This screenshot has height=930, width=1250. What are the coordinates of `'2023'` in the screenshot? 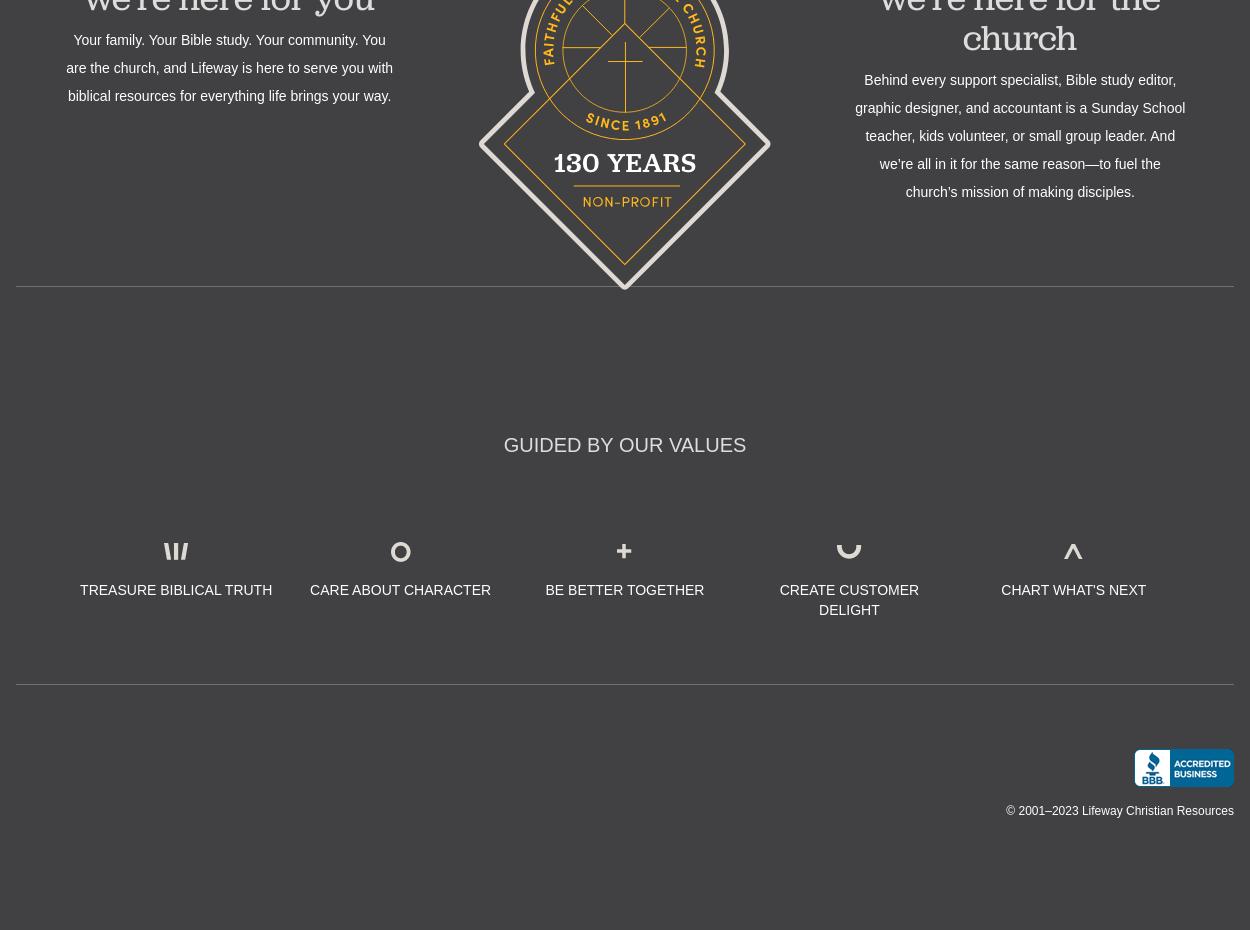 It's located at (1063, 809).